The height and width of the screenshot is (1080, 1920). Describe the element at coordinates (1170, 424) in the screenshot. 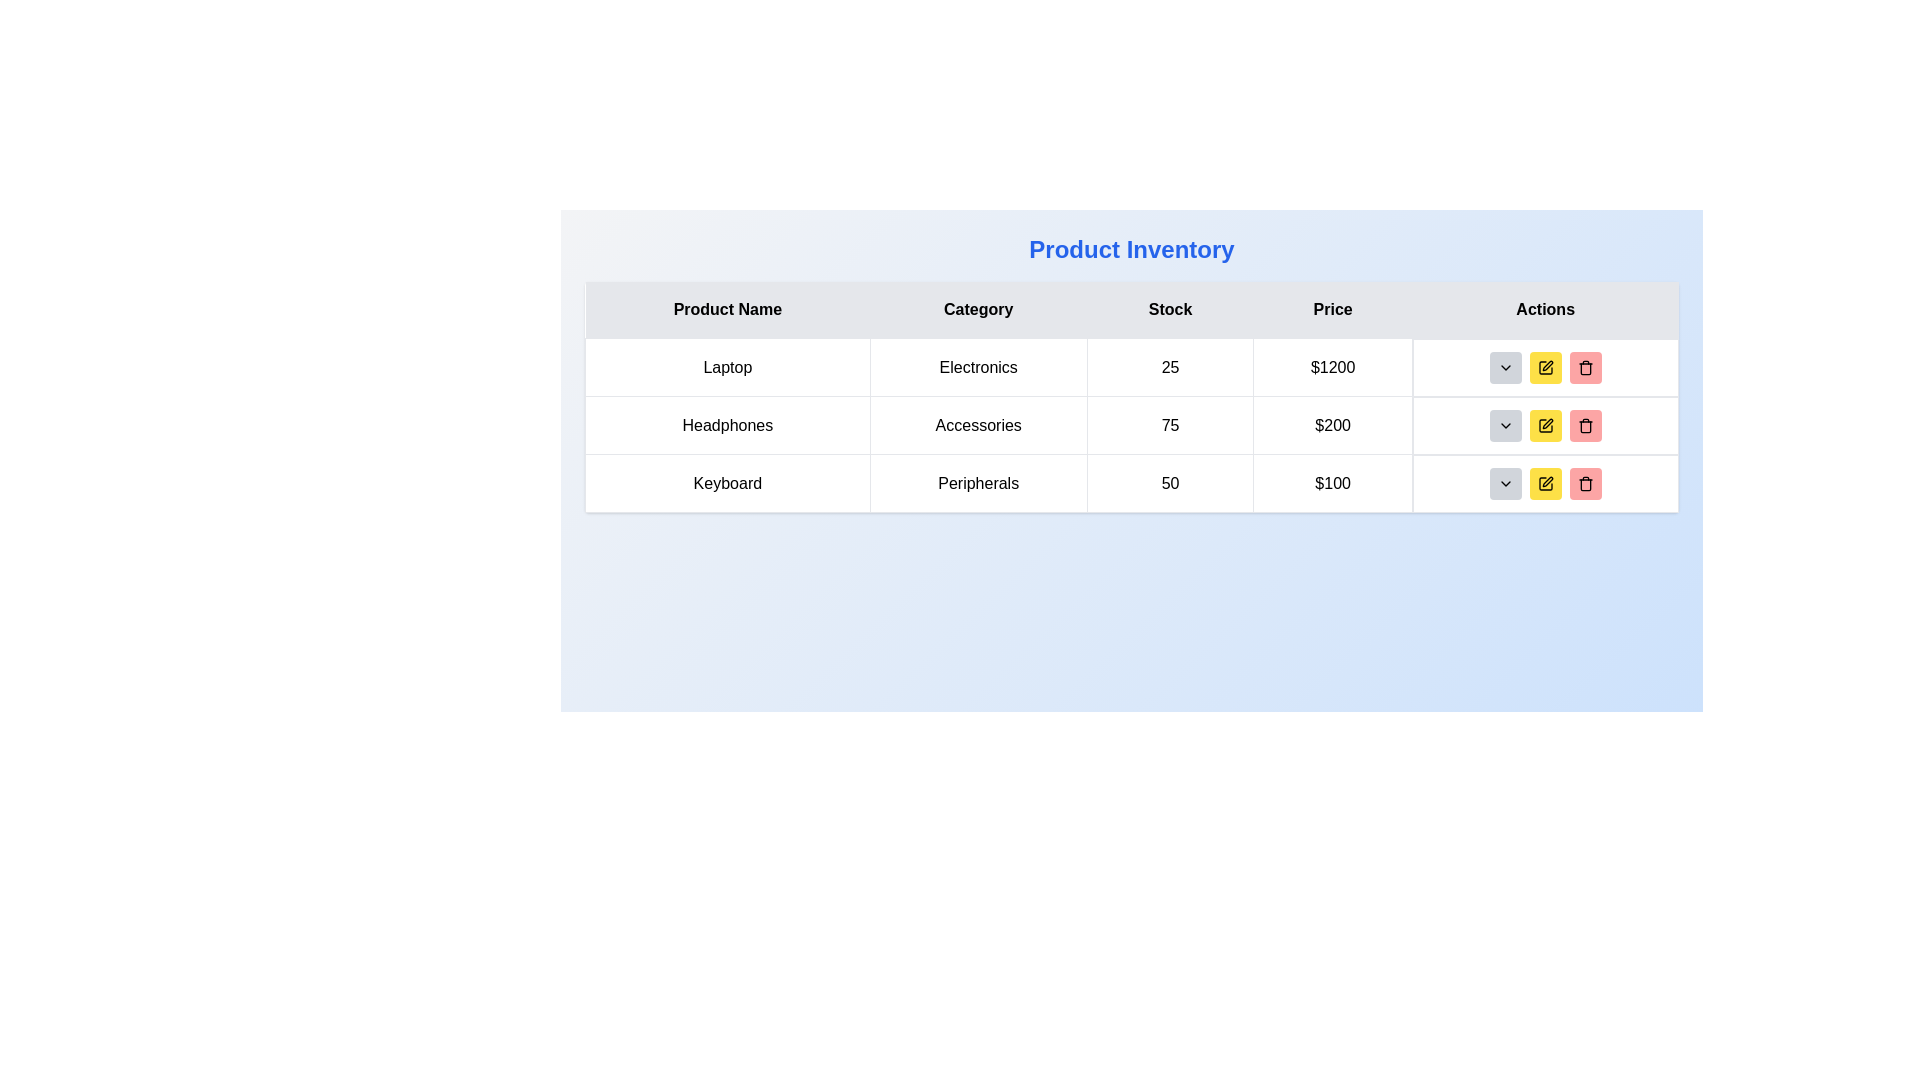

I see `the text display cell showing the stock quantity '75' for the 'Headphones' product` at that location.